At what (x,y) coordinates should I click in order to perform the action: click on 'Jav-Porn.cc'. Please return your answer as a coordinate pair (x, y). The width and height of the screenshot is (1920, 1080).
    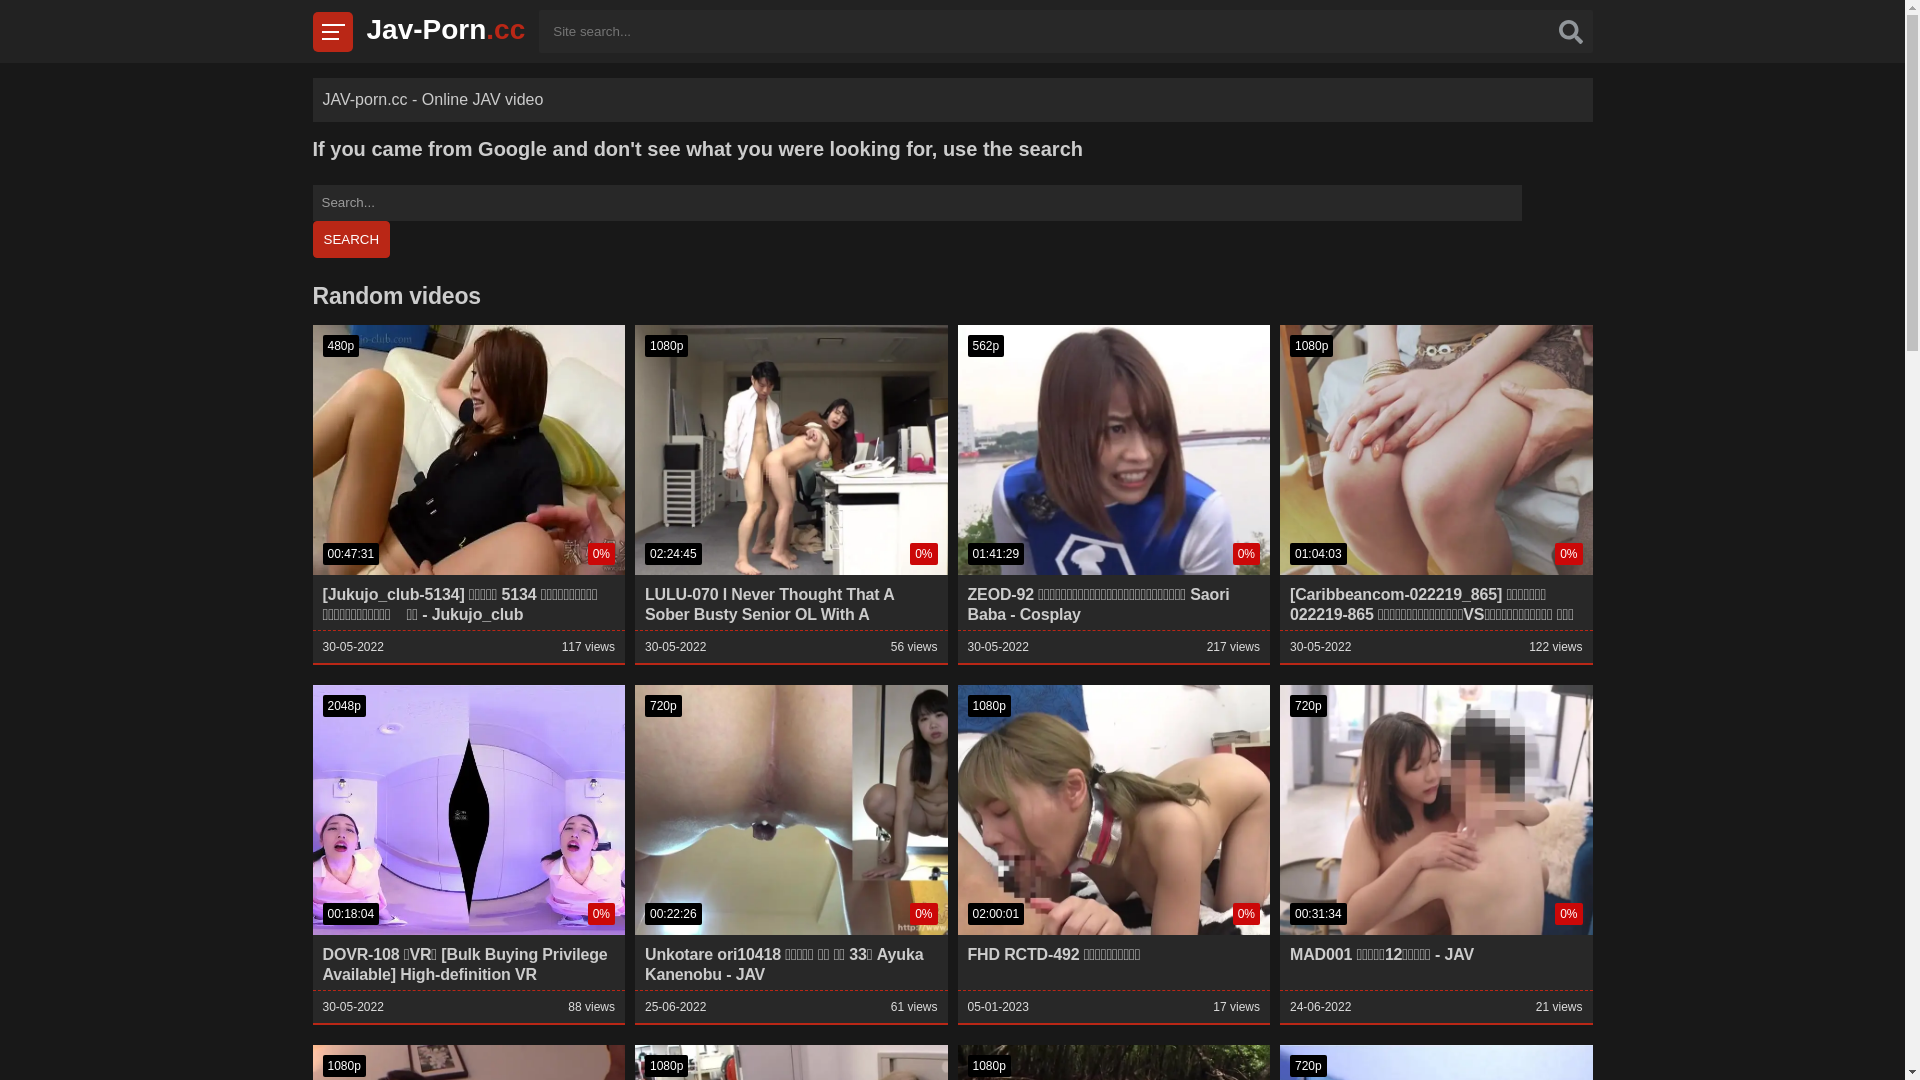
    Looking at the image, I should click on (444, 29).